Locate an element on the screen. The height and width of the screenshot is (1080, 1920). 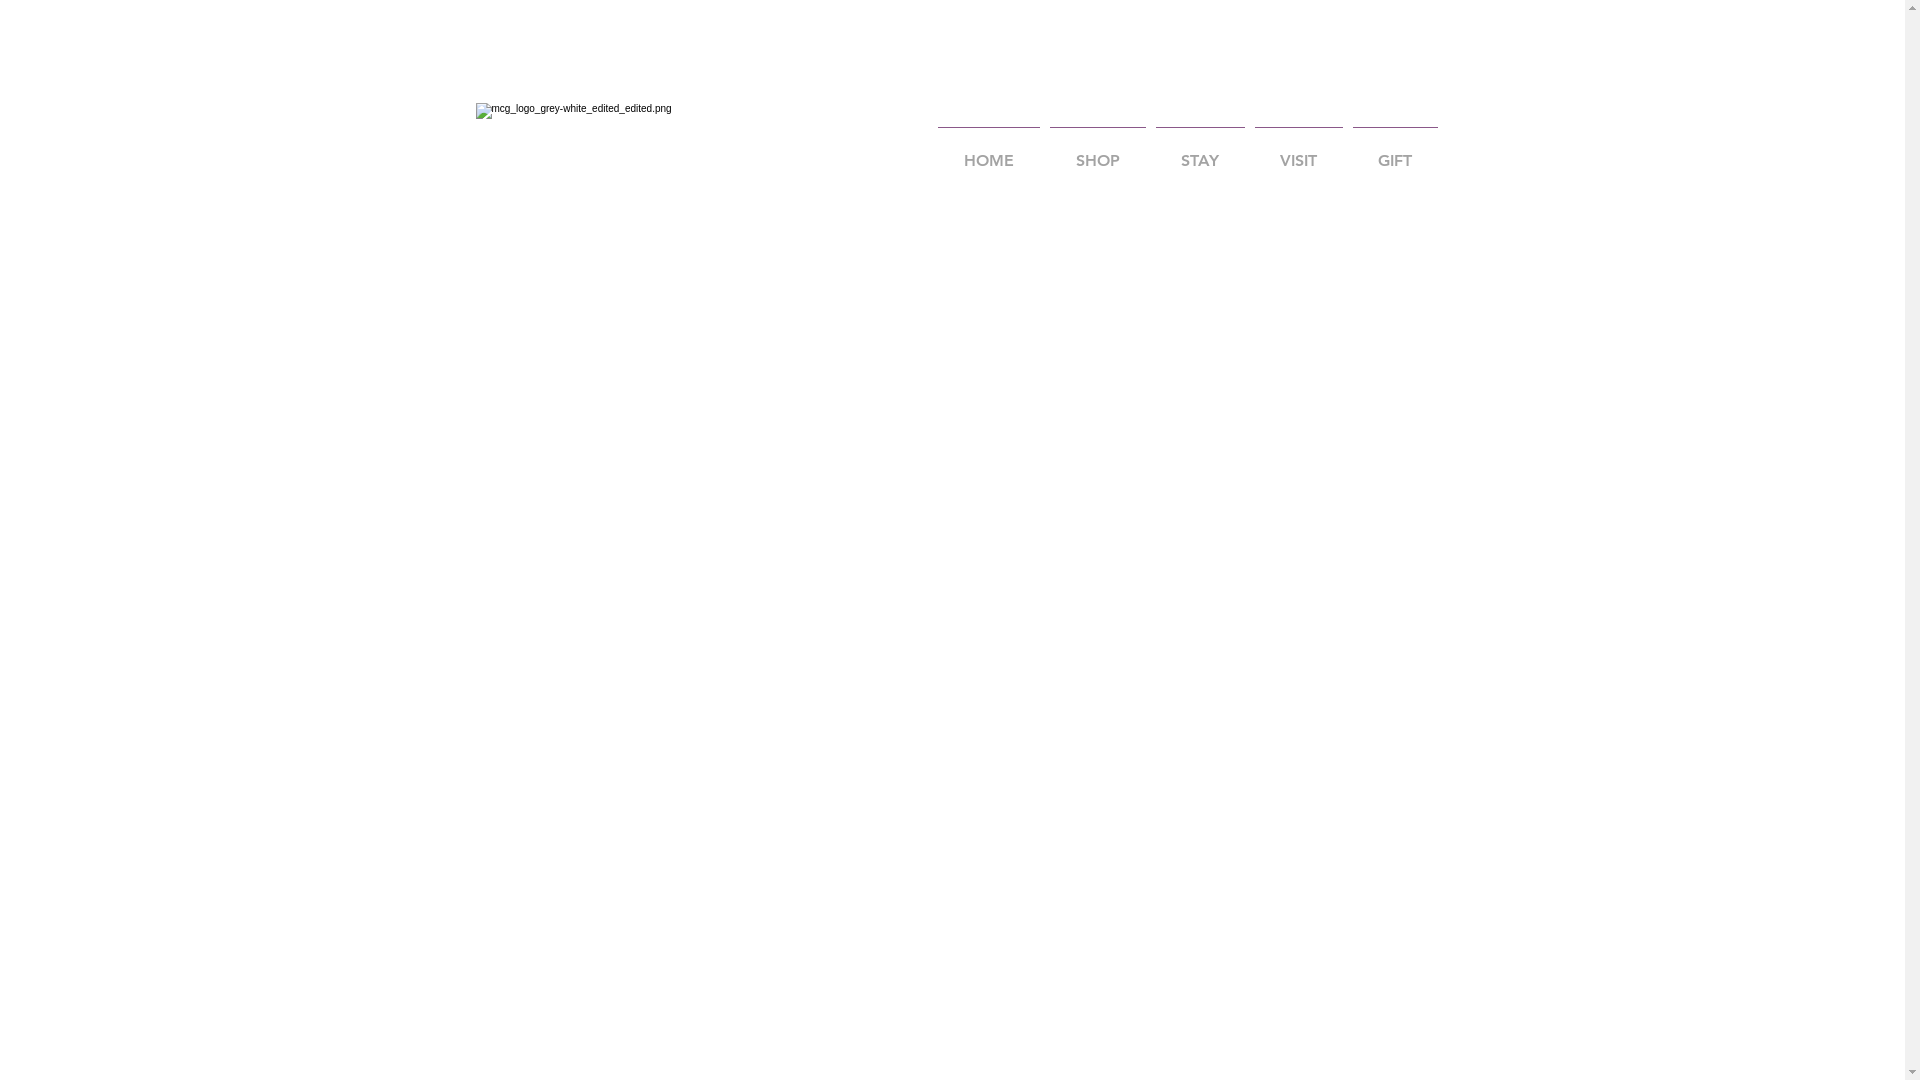
'SHOP' is located at coordinates (1096, 150).